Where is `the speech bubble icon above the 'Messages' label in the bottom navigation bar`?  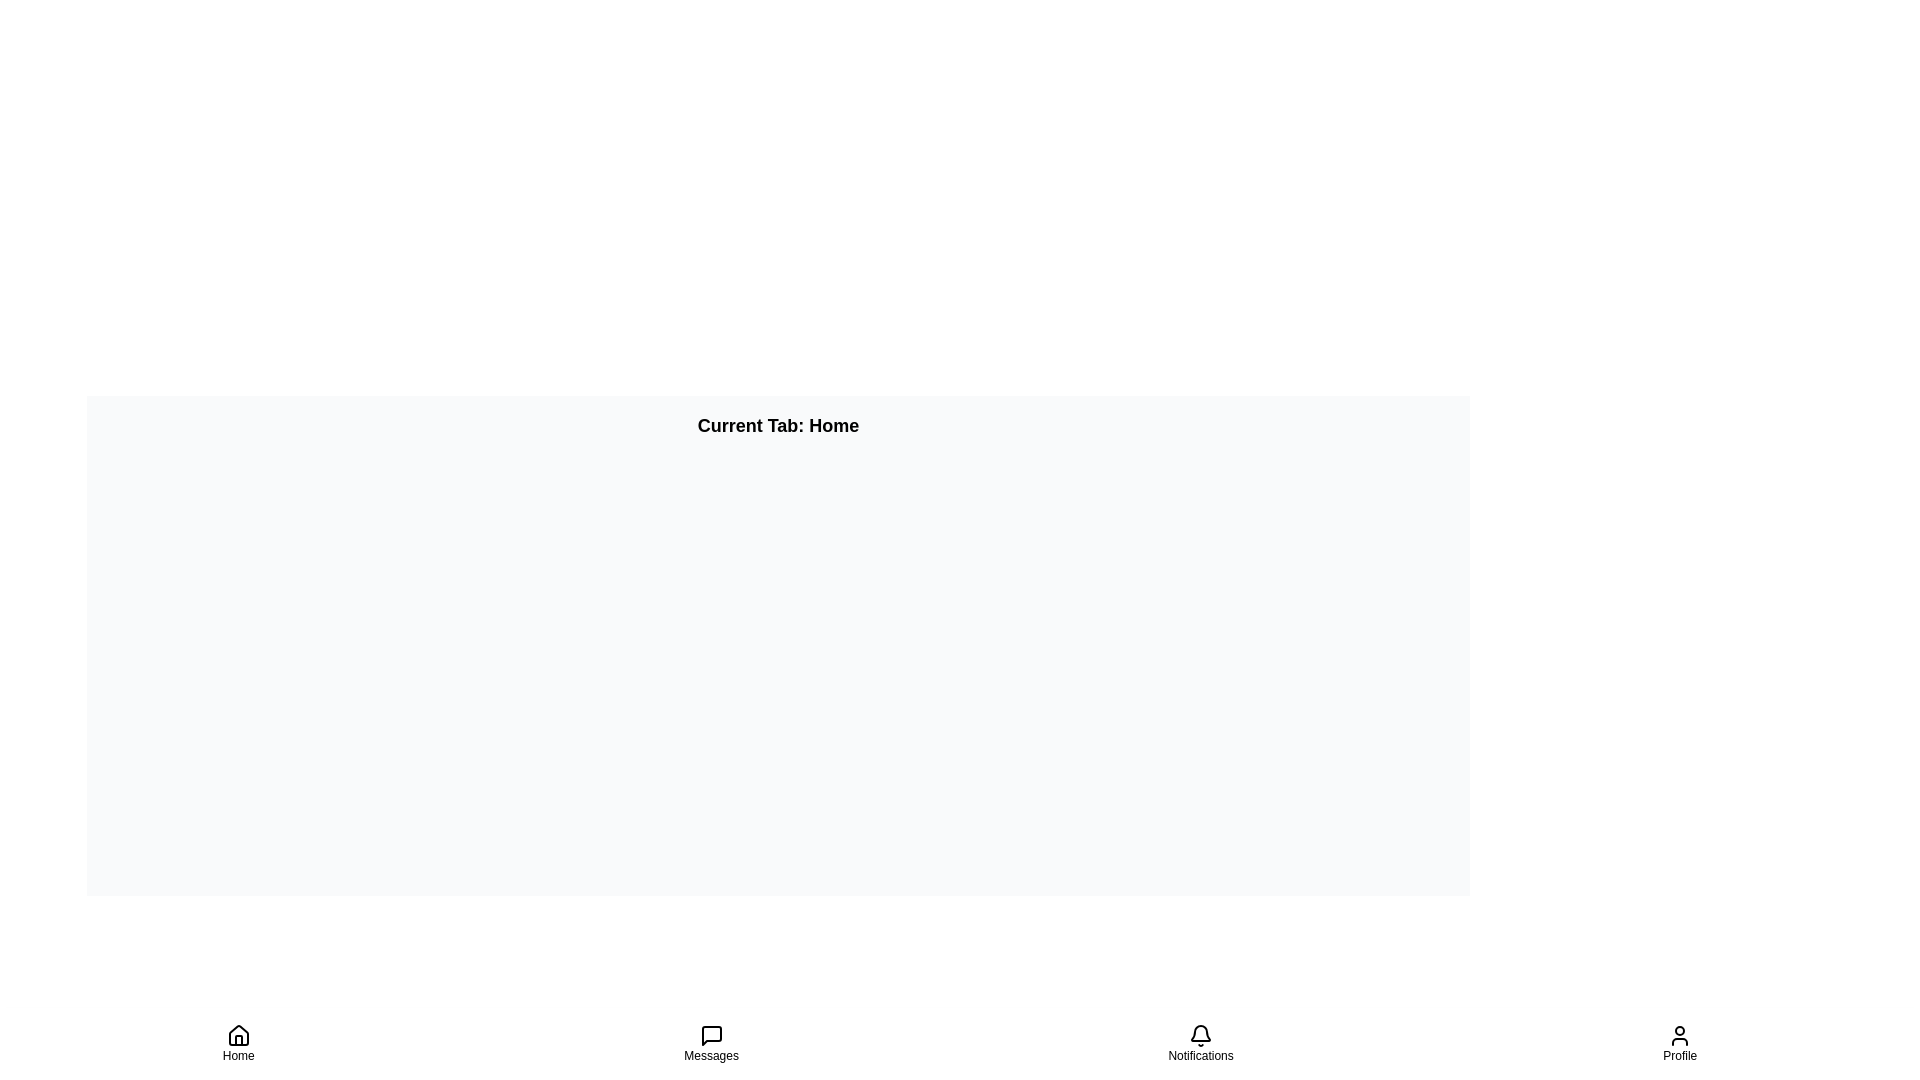
the speech bubble icon above the 'Messages' label in the bottom navigation bar is located at coordinates (711, 1035).